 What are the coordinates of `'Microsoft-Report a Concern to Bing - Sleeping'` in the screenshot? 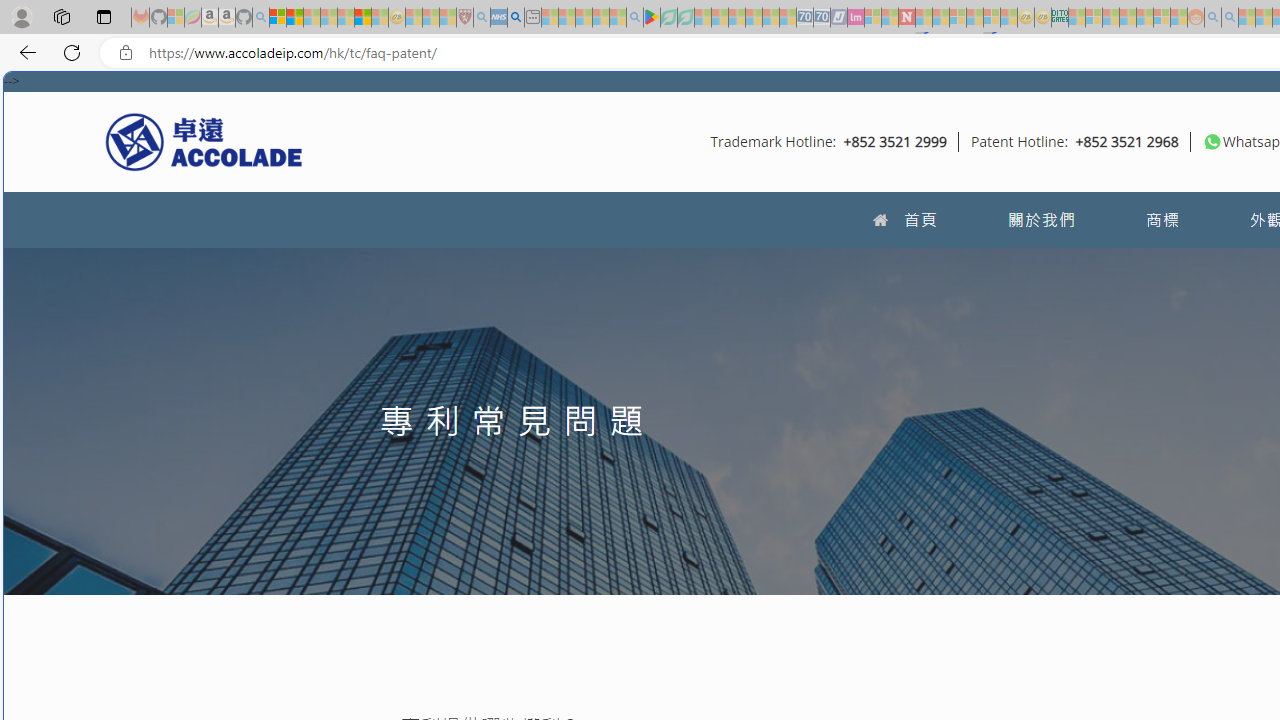 It's located at (176, 17).